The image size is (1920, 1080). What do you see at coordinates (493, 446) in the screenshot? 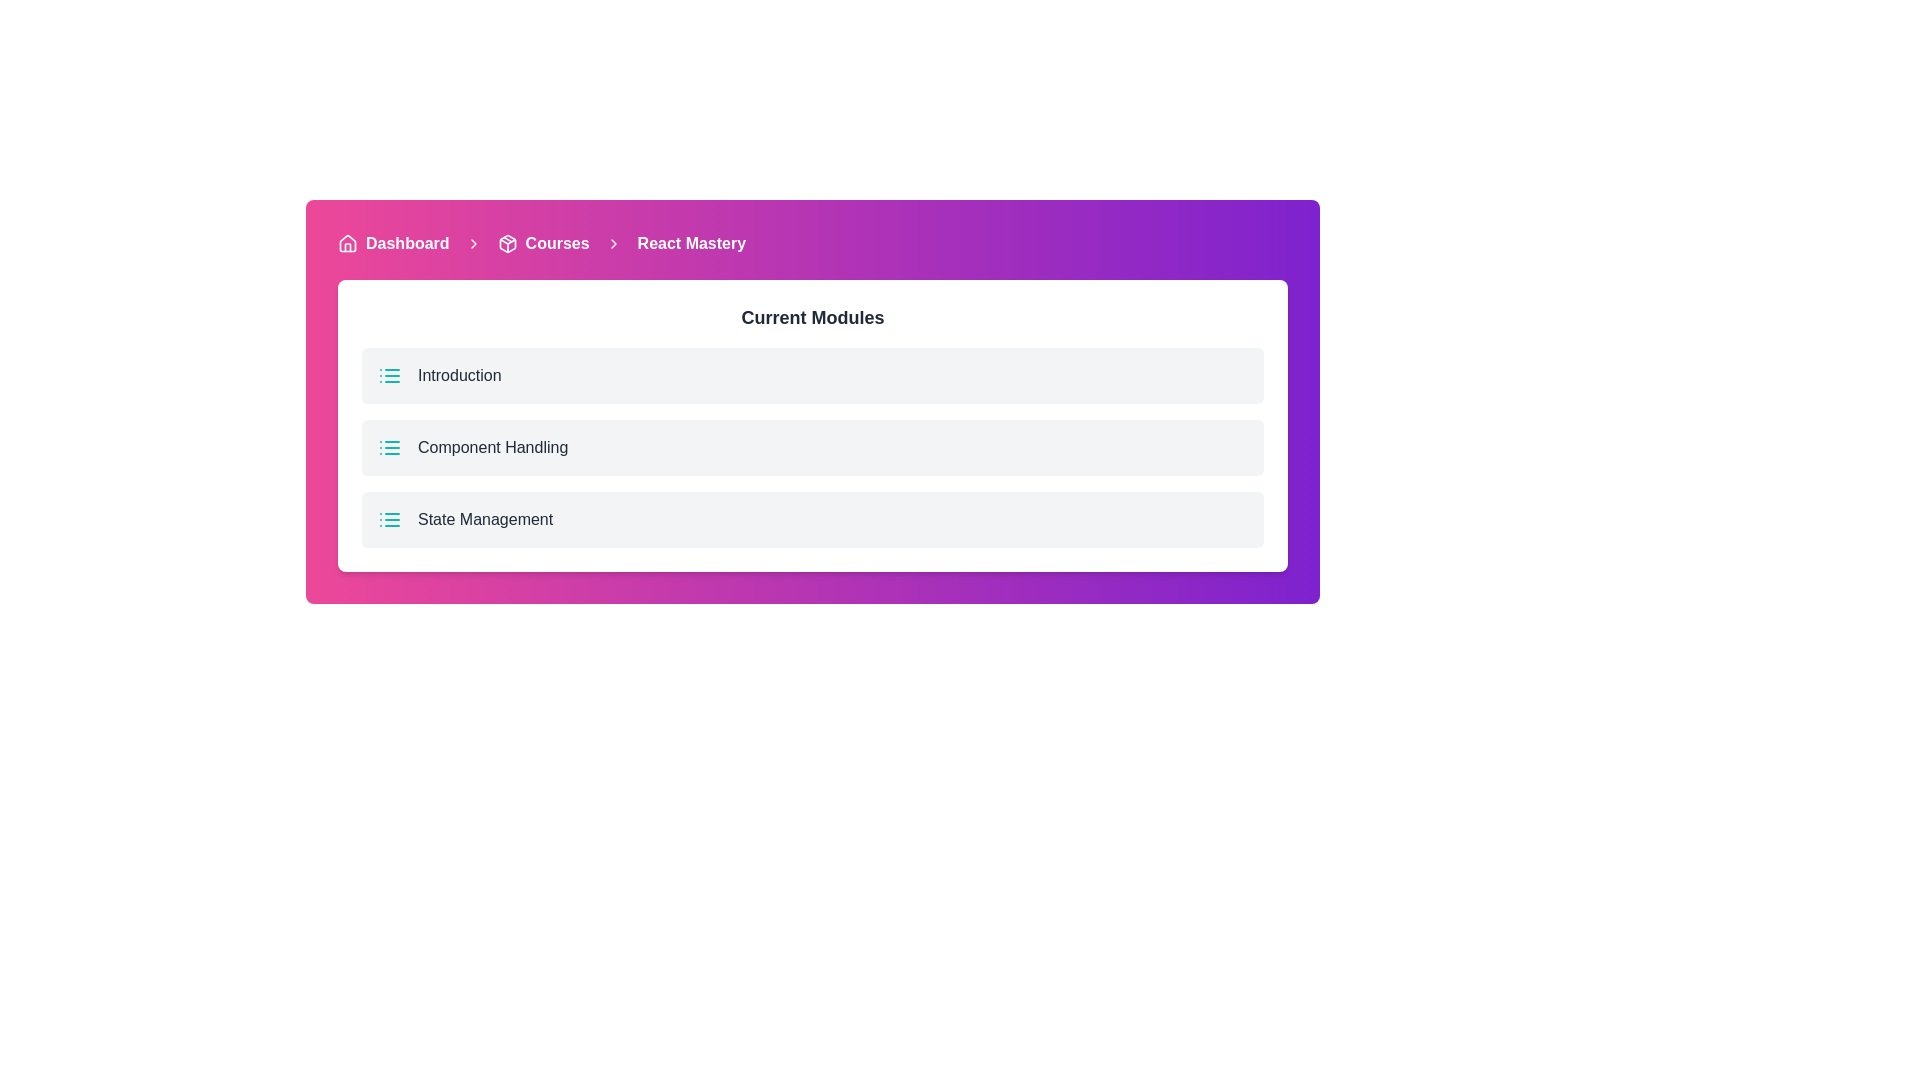
I see `the content of the text label located in the center-right section of the row, which is the second item in the list, following 'Introduction' and preceding 'State Management'` at bounding box center [493, 446].